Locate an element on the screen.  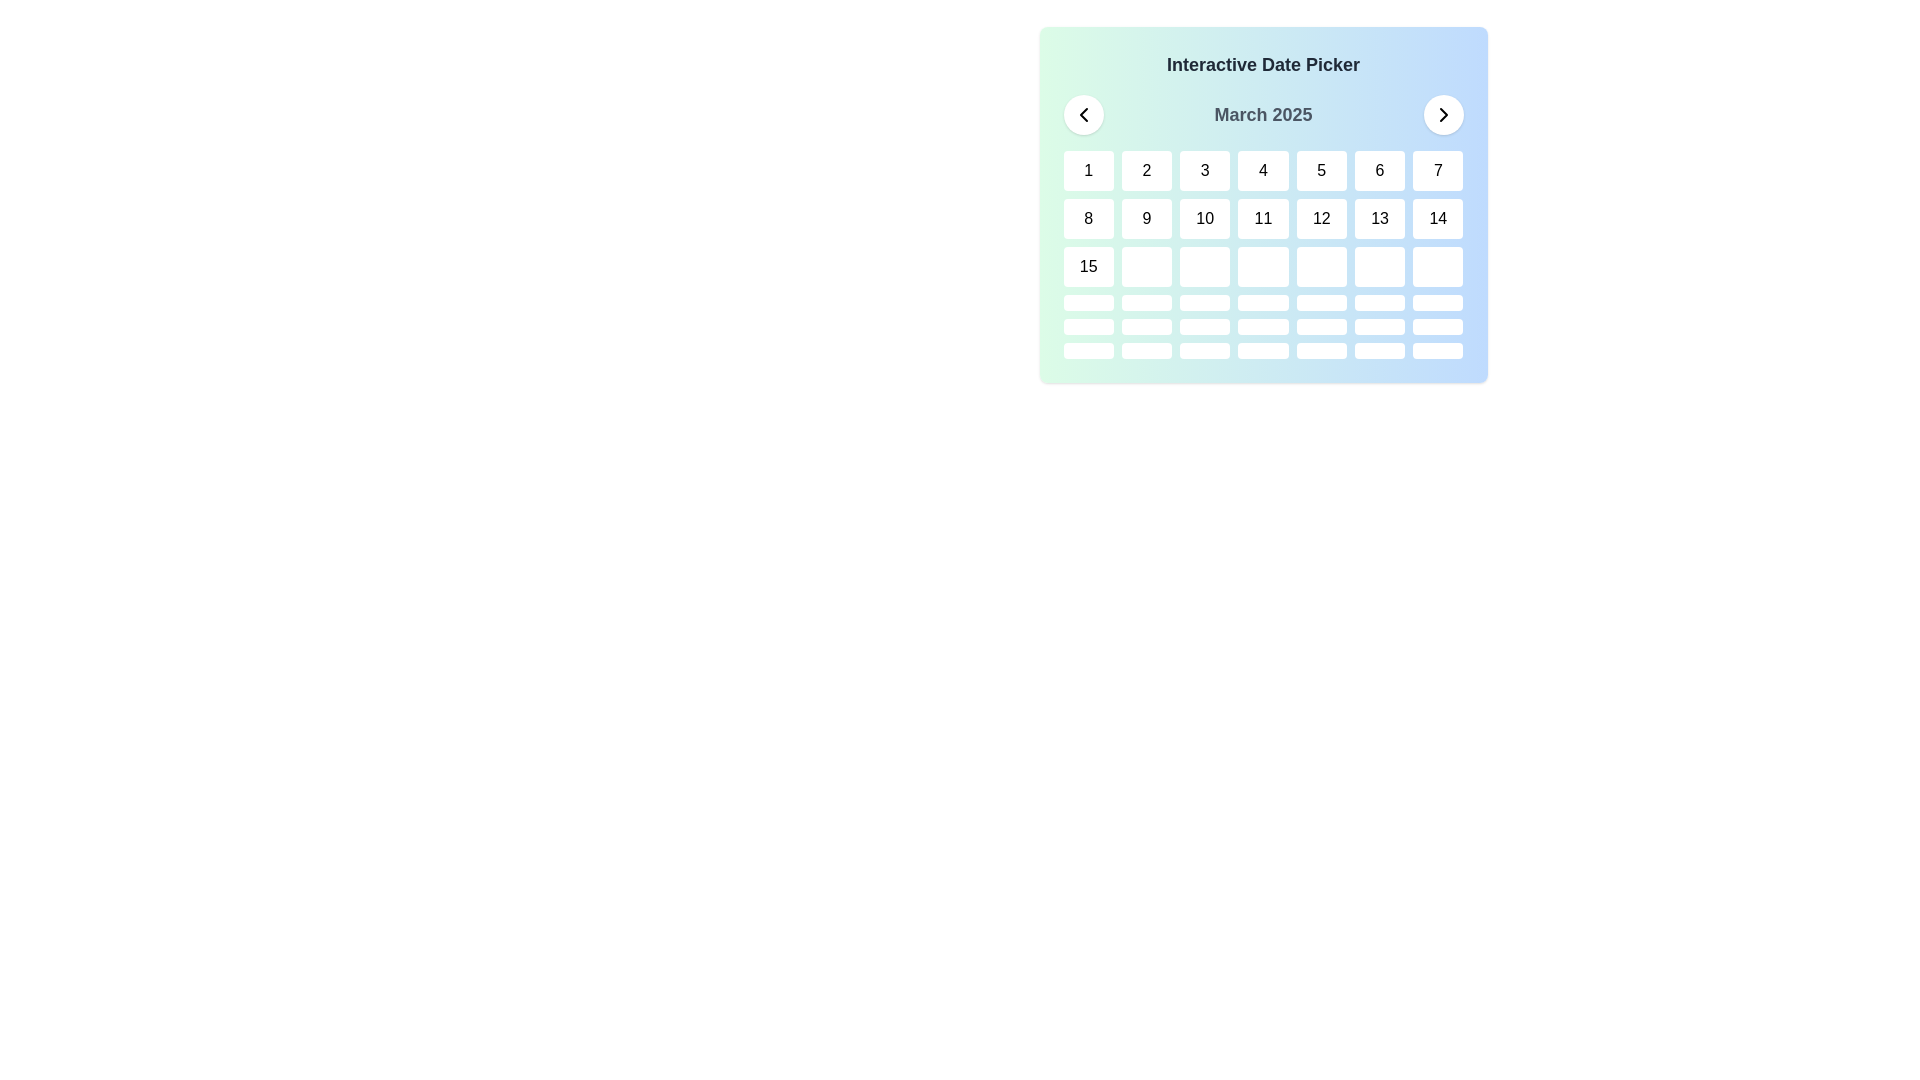
the button in the date picker located in the fifth row and sixth column is located at coordinates (1379, 303).